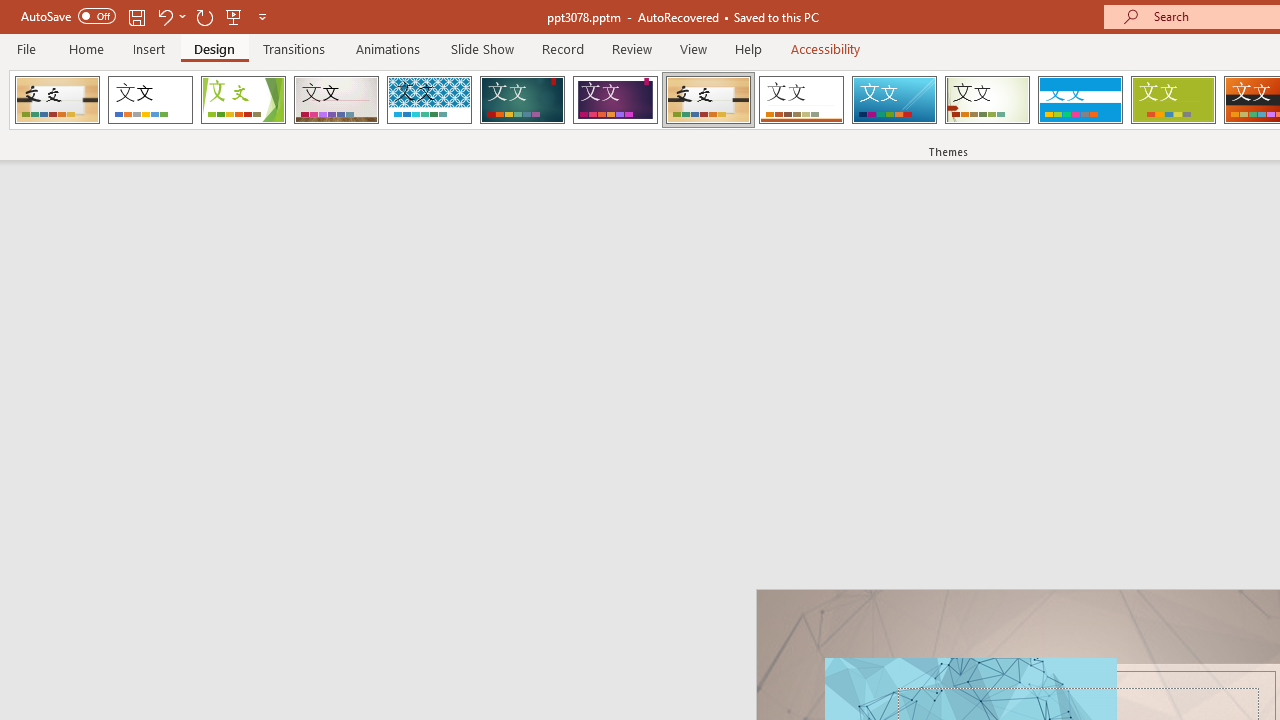 Image resolution: width=1280 pixels, height=720 pixels. What do you see at coordinates (614, 100) in the screenshot?
I see `'Ion Boardroom'` at bounding box center [614, 100].